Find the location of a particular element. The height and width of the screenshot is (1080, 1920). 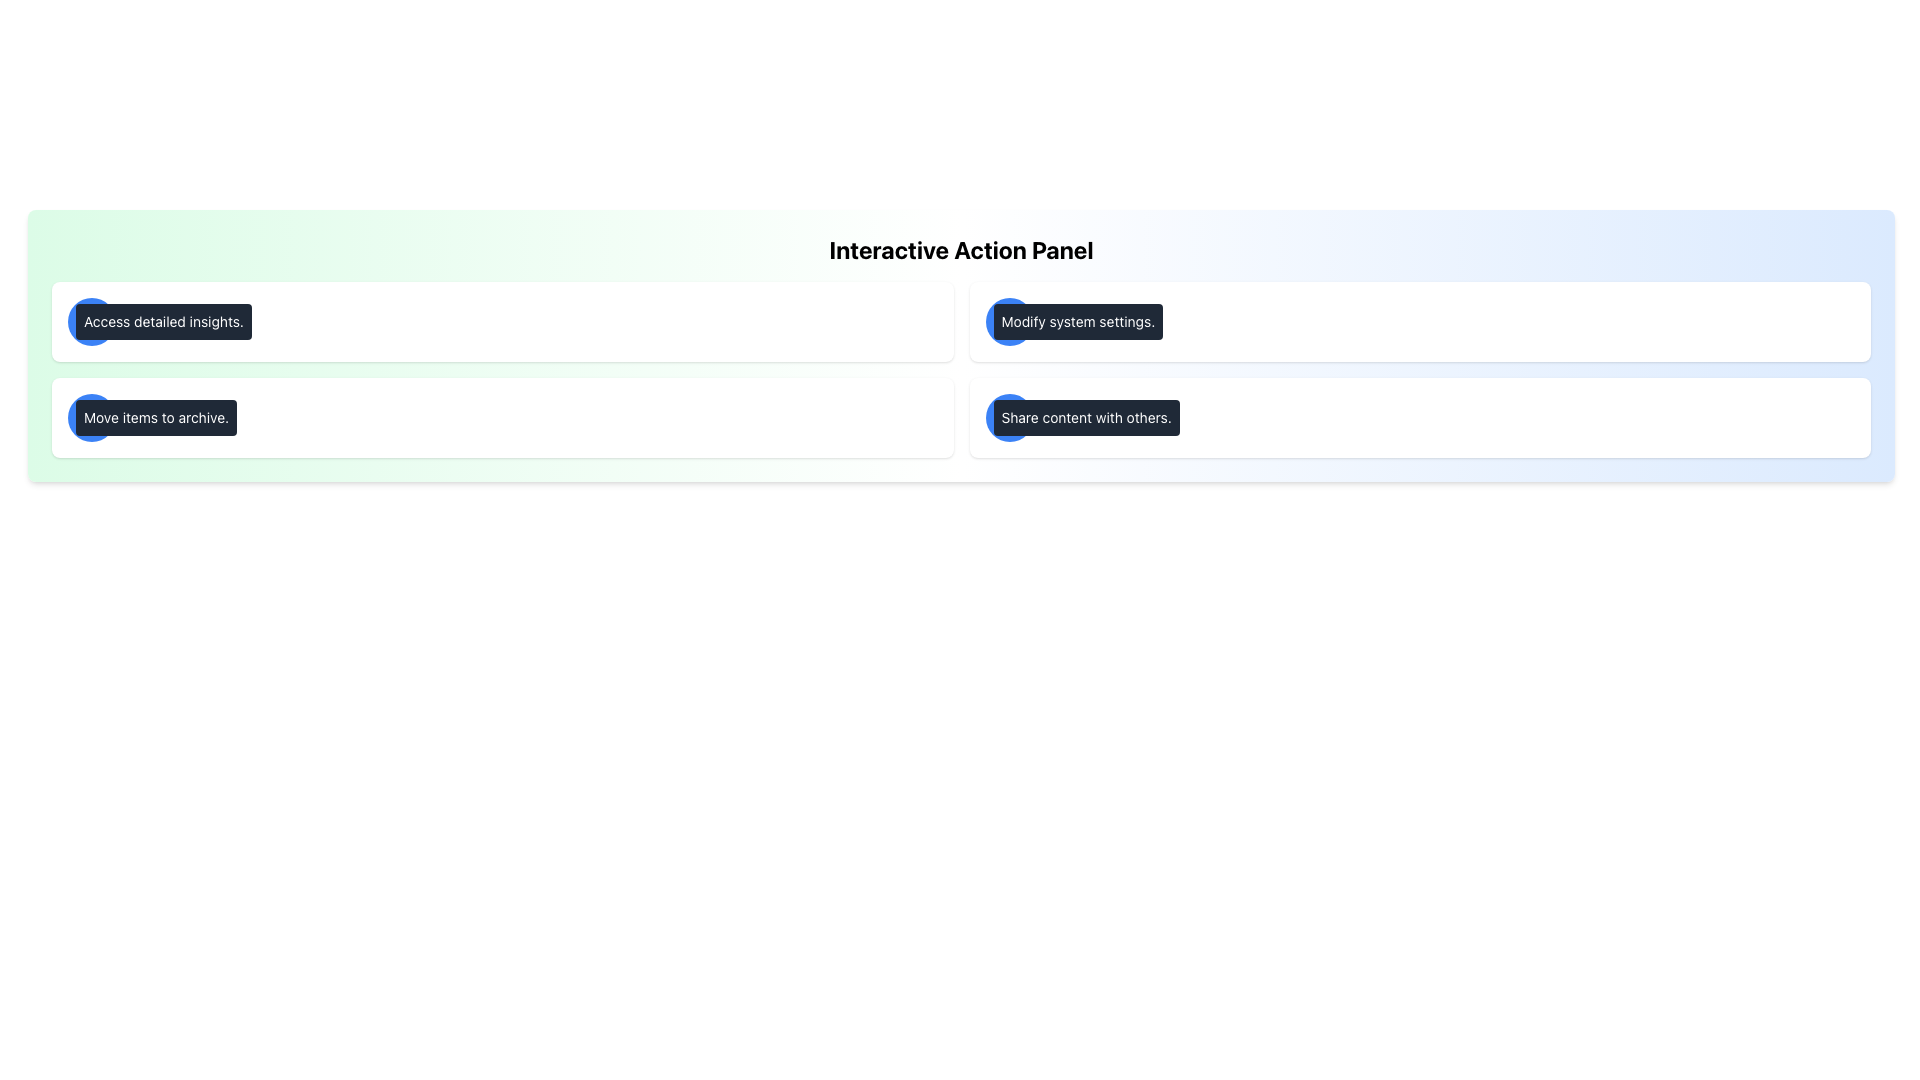

the gear-shaped icon located in the upper-right quadrant of the four action items is located at coordinates (1009, 320).